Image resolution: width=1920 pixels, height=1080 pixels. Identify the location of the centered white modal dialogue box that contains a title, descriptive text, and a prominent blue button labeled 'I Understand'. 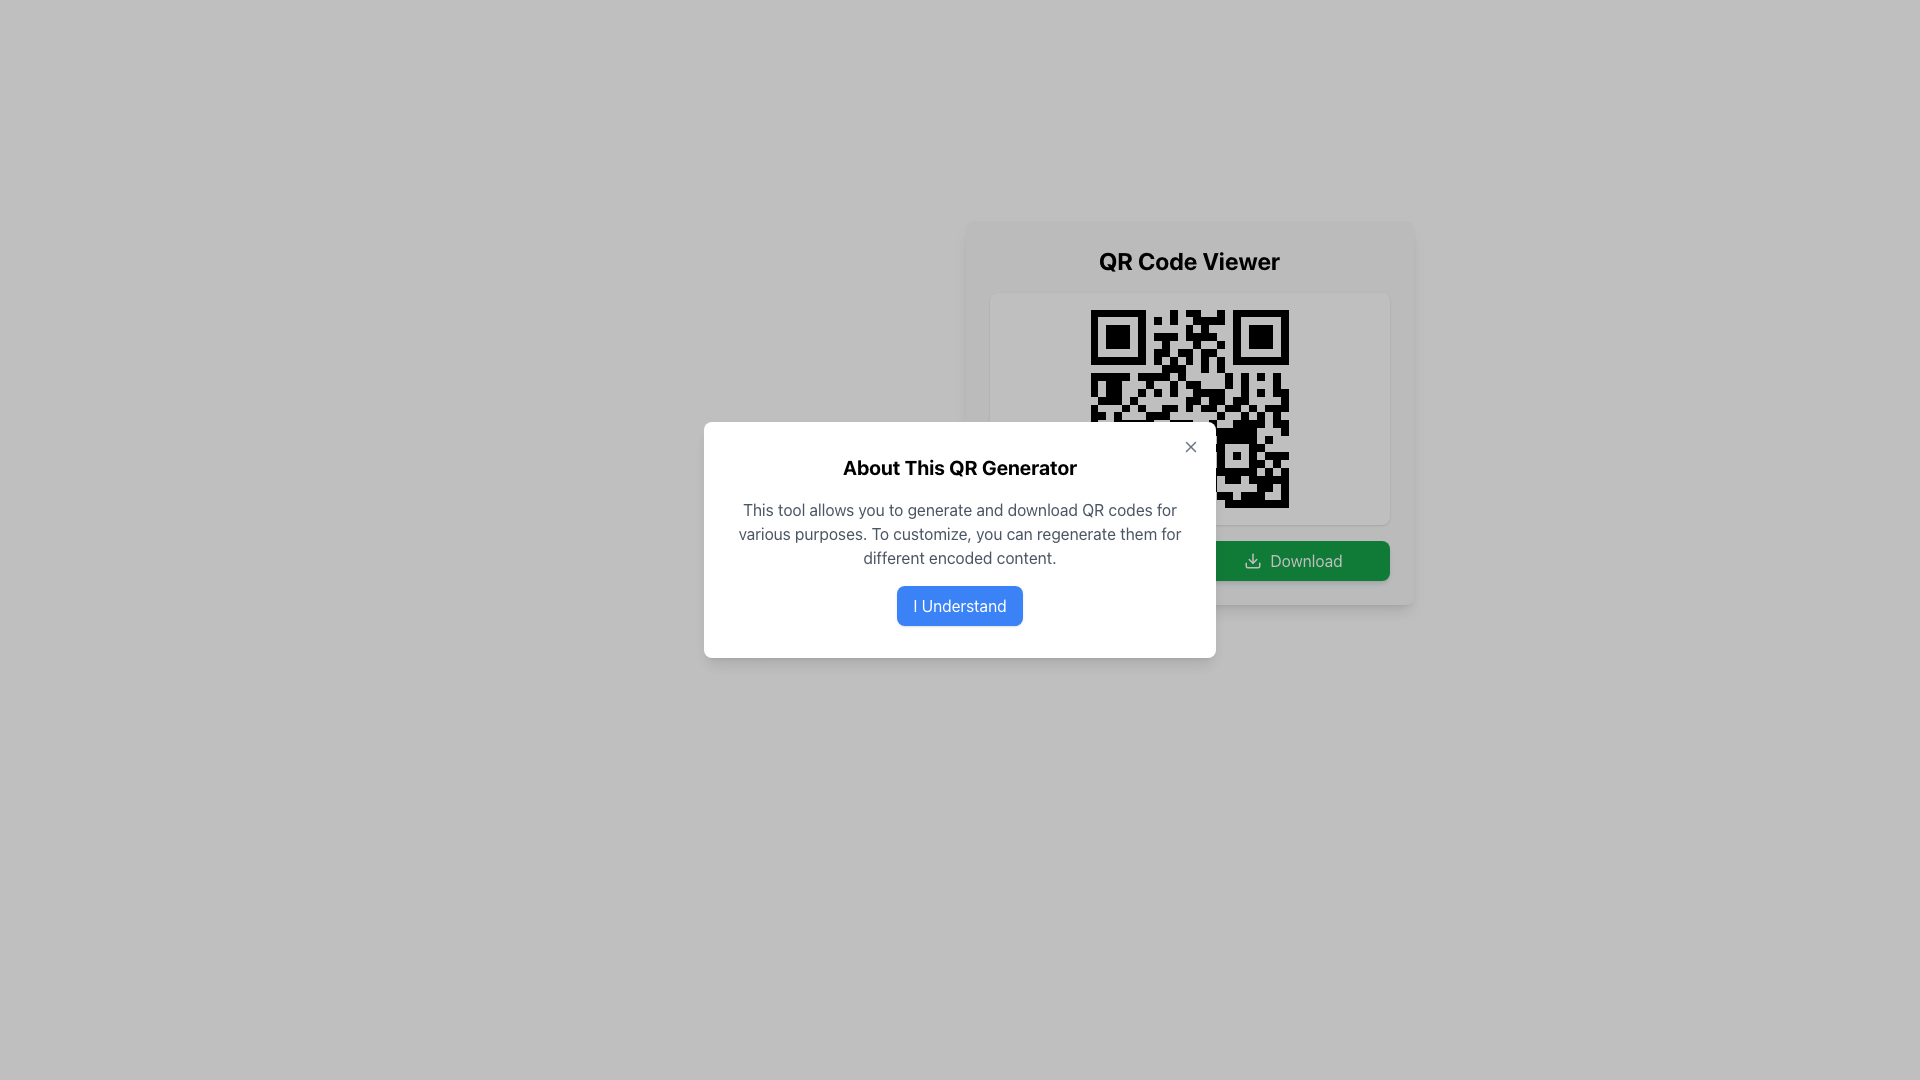
(960, 540).